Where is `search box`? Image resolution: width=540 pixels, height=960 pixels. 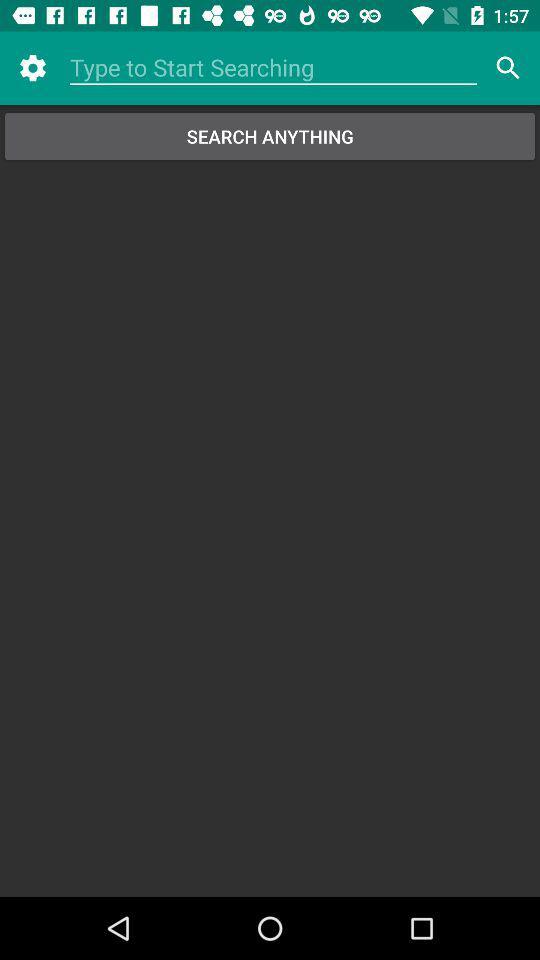 search box is located at coordinates (272, 68).